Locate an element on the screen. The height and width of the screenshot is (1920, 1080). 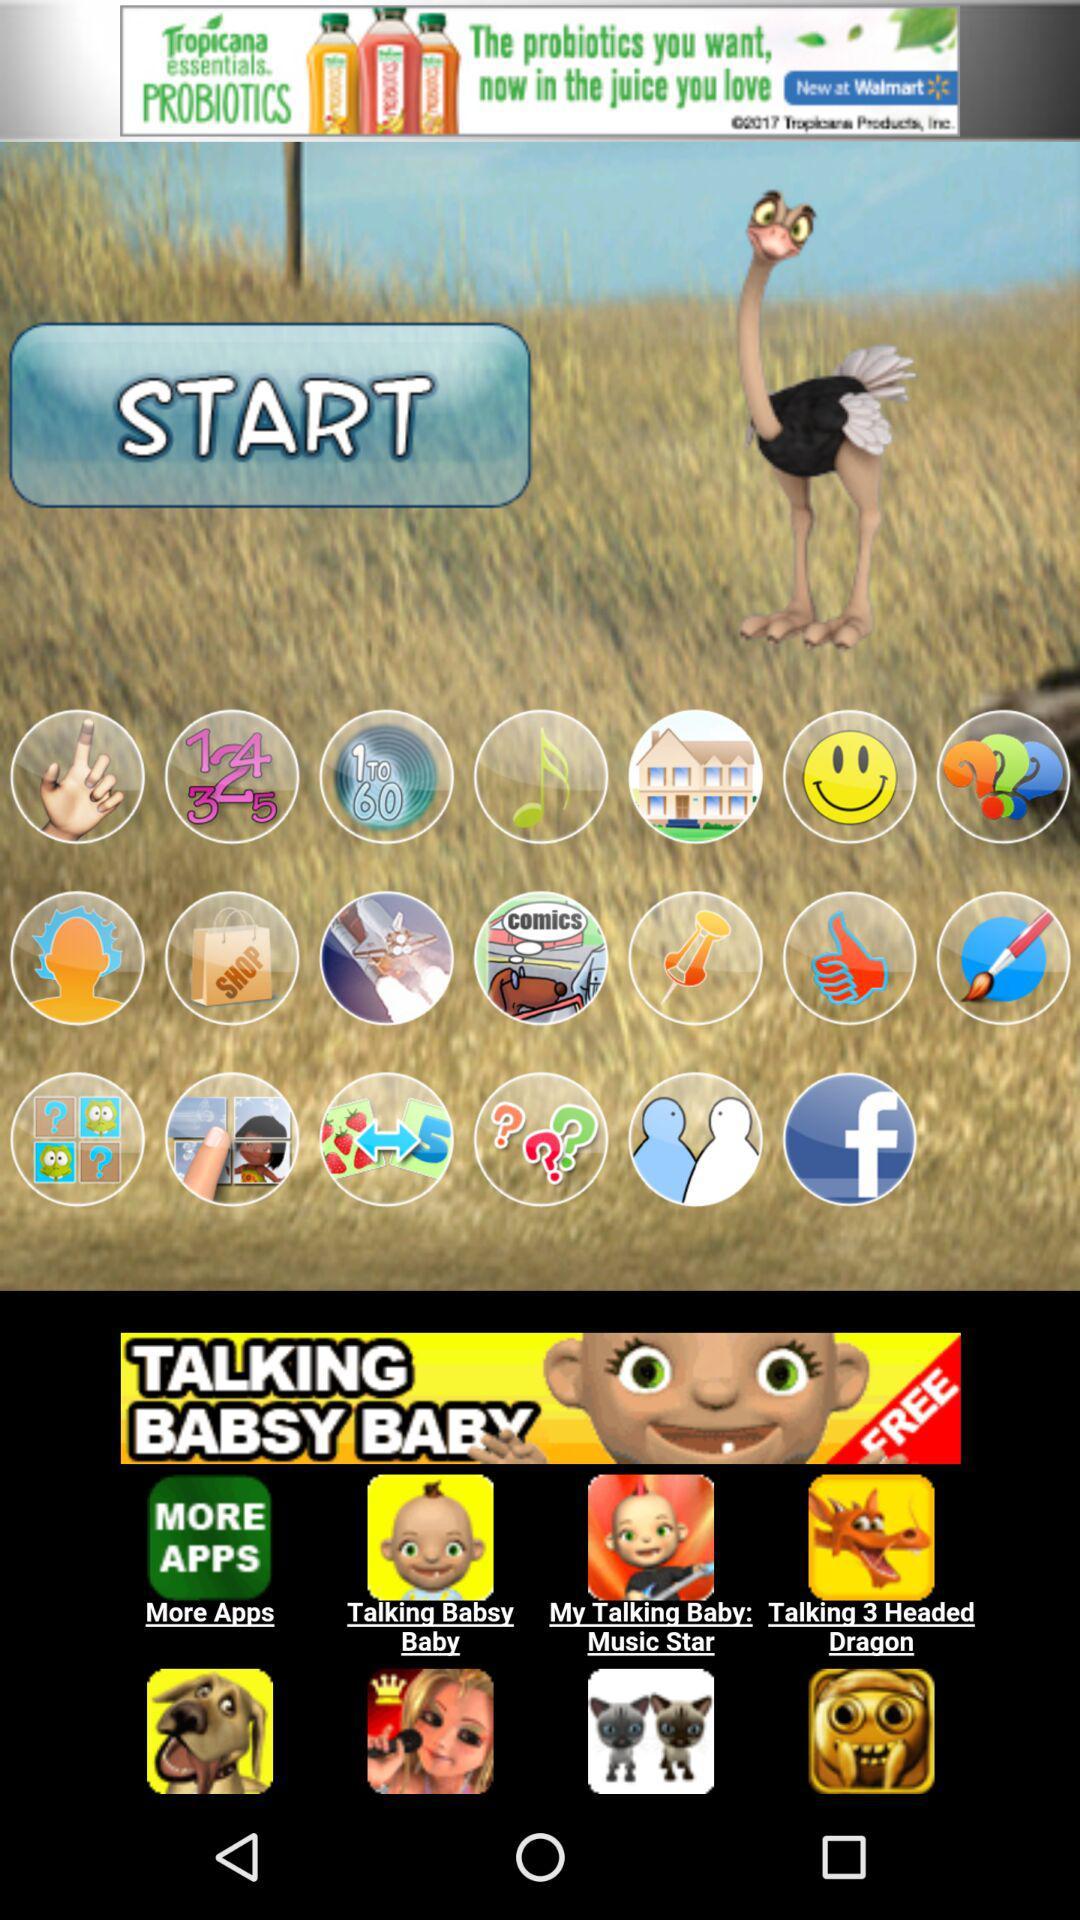
open shop is located at coordinates (230, 957).